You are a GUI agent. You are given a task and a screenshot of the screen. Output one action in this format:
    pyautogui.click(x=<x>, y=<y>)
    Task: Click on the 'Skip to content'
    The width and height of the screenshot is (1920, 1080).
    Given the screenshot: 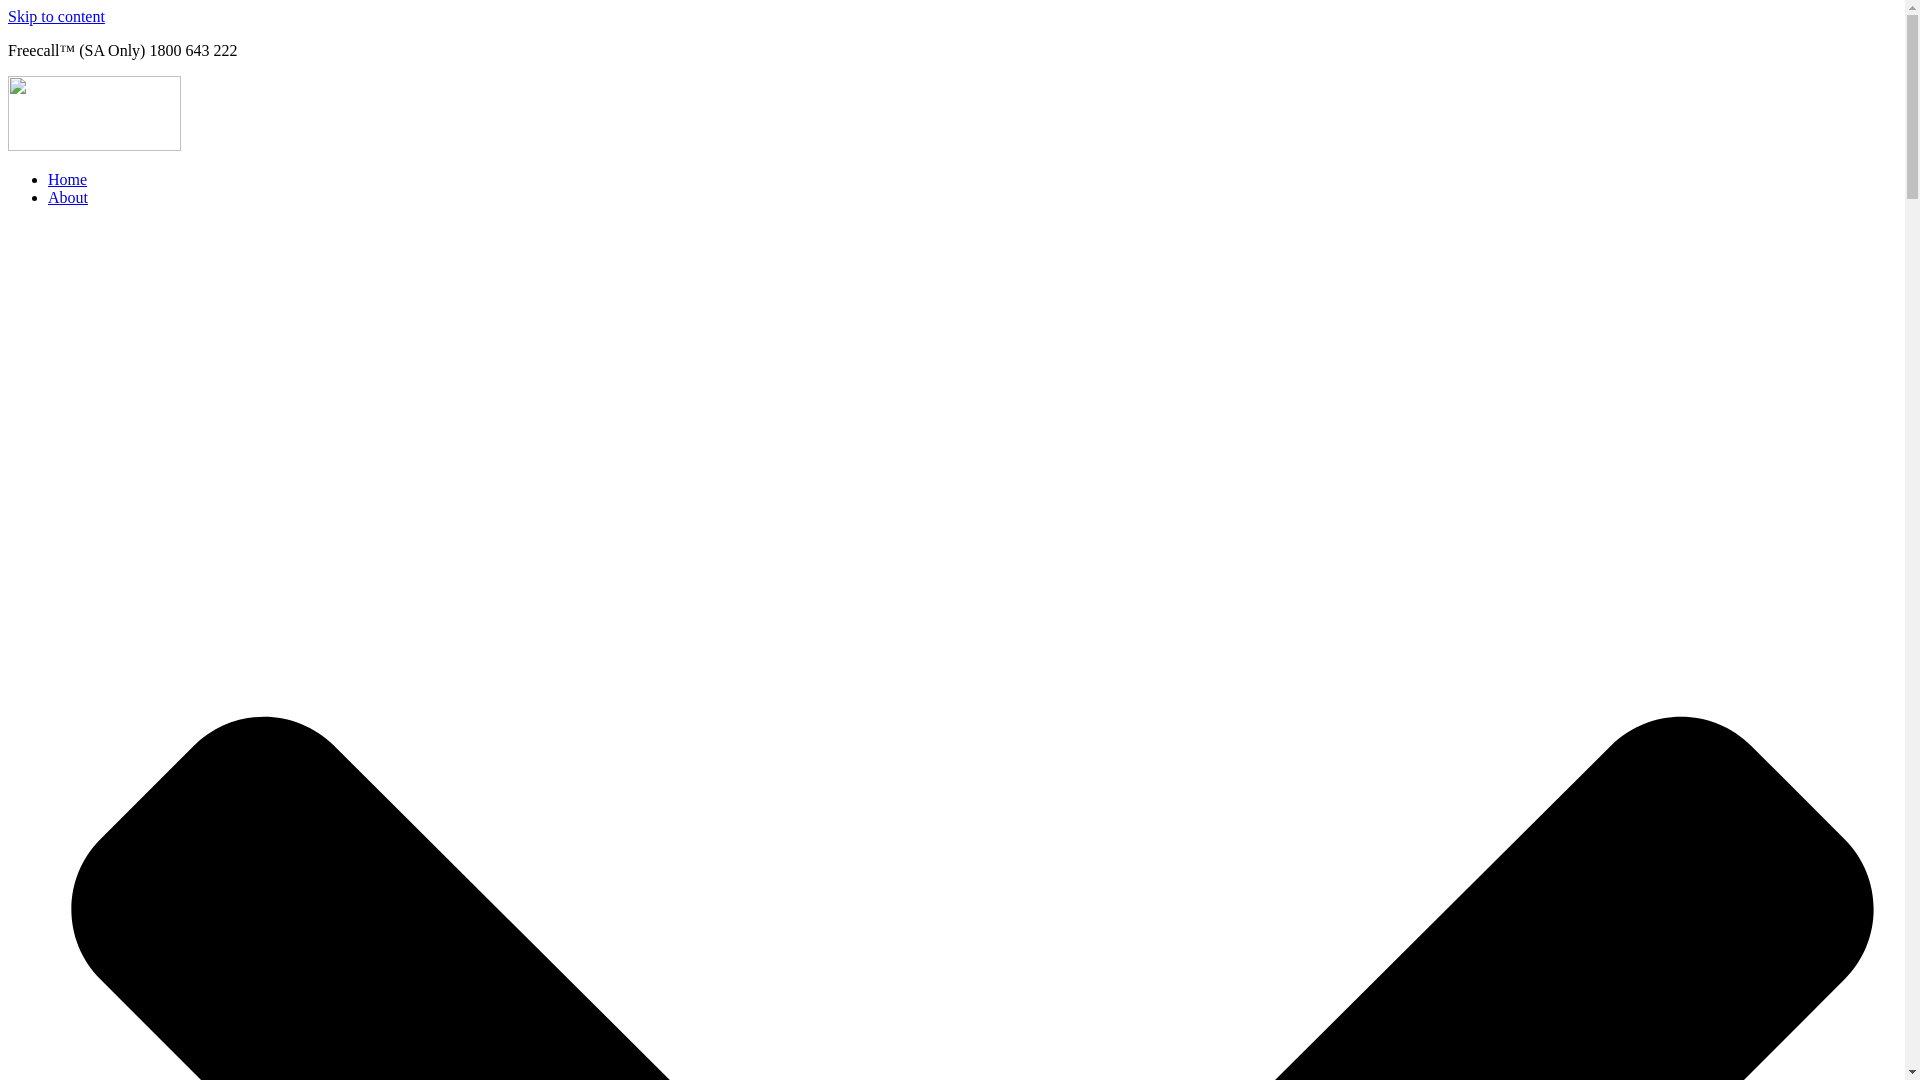 What is the action you would take?
    pyautogui.click(x=56, y=16)
    